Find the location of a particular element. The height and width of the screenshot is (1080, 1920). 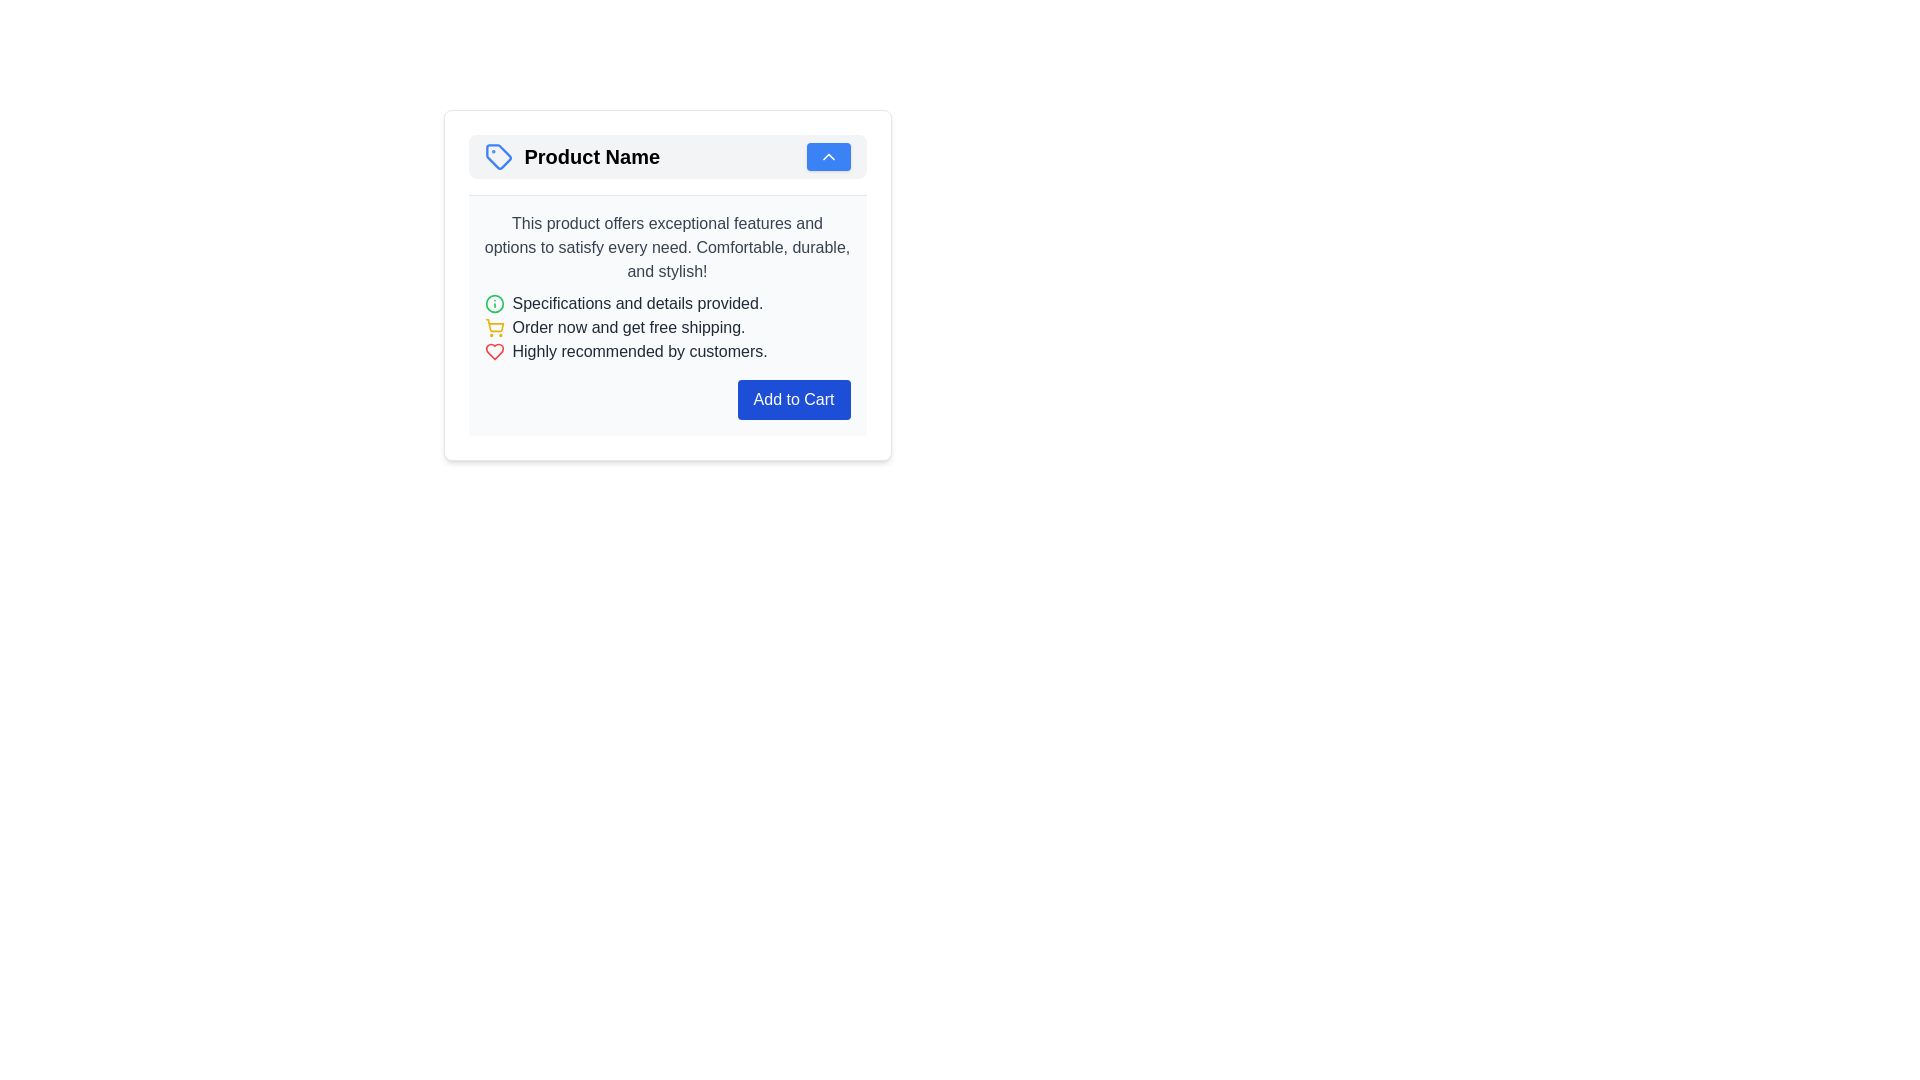

the Informational section with a light gray background that describes a product and includes action prompts like 'Order now and get free shipping' is located at coordinates (667, 315).